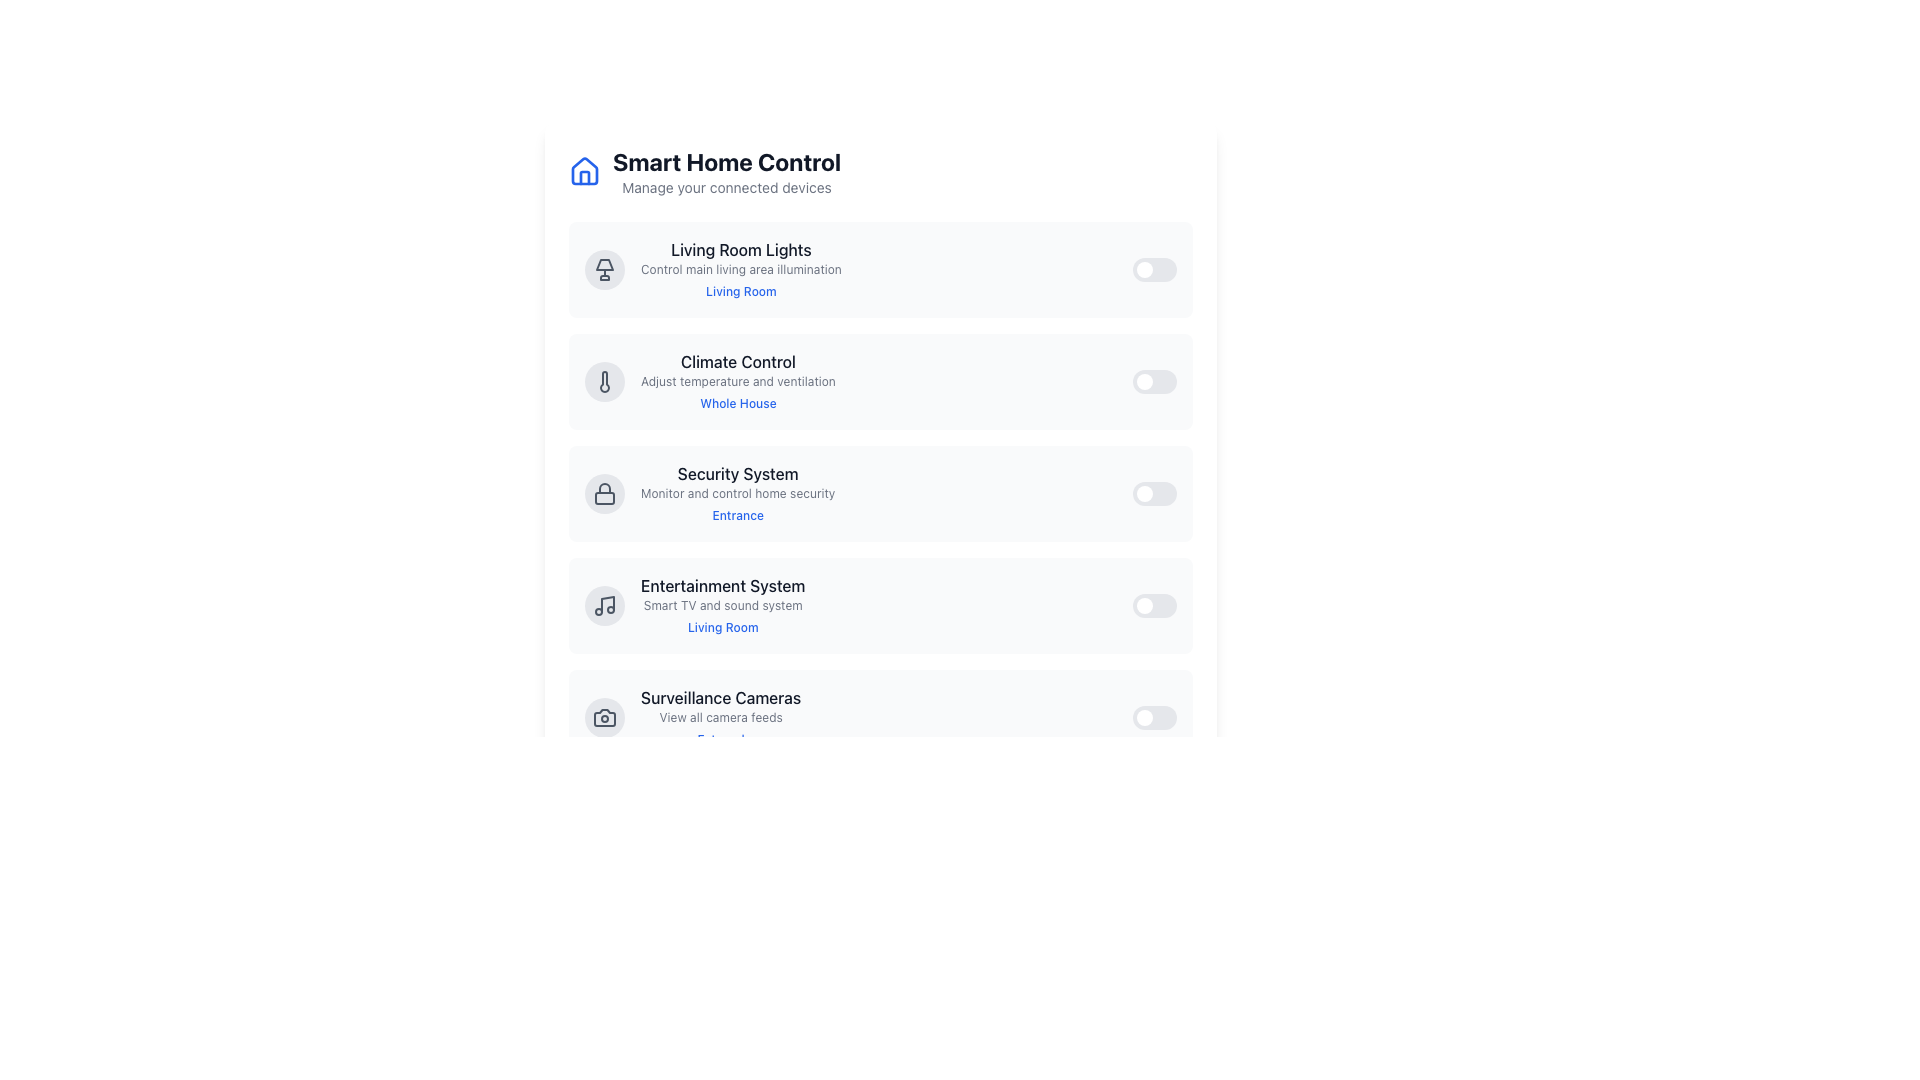  What do you see at coordinates (603, 270) in the screenshot?
I see `the circular gray button with a lamp icon located at the top-left corner of the 'Living Room Lights' section` at bounding box center [603, 270].